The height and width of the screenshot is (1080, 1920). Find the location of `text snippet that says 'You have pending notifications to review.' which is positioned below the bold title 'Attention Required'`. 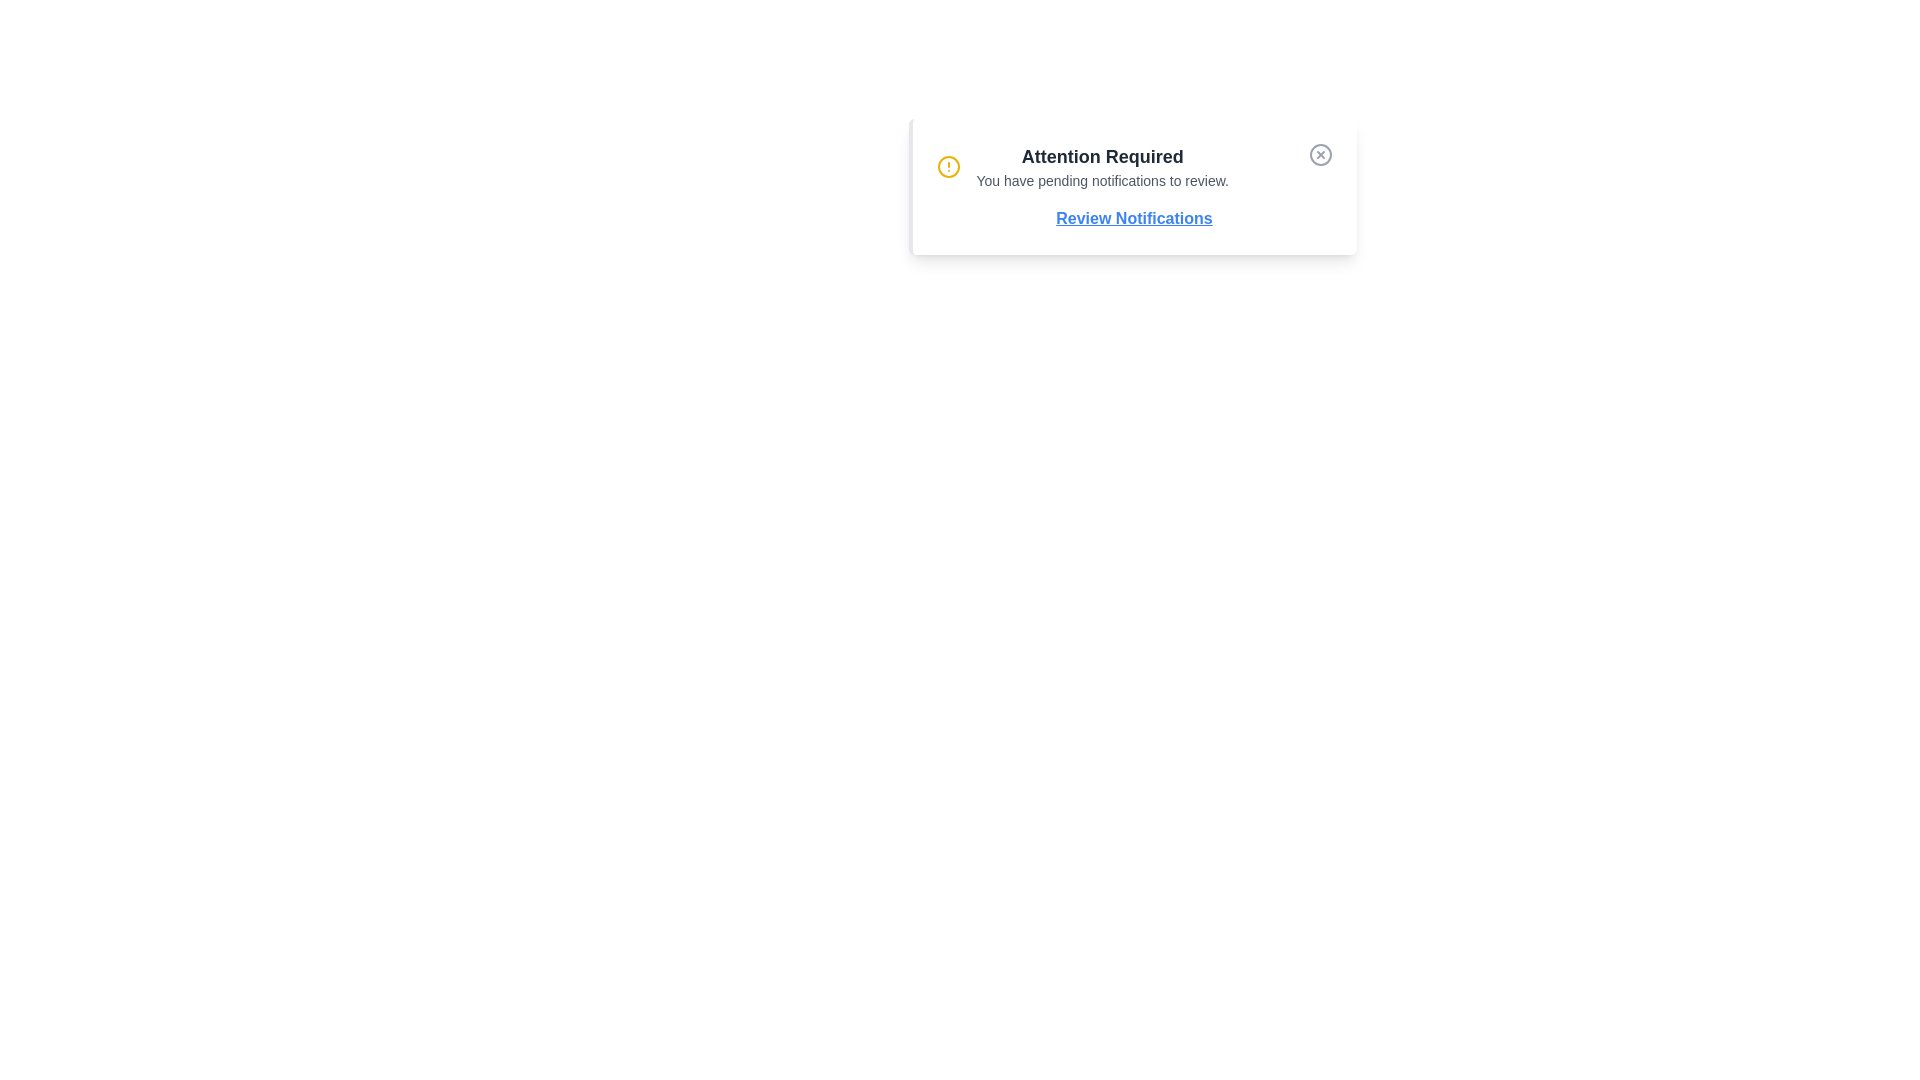

text snippet that says 'You have pending notifications to review.' which is positioned below the bold title 'Attention Required' is located at coordinates (1101, 181).